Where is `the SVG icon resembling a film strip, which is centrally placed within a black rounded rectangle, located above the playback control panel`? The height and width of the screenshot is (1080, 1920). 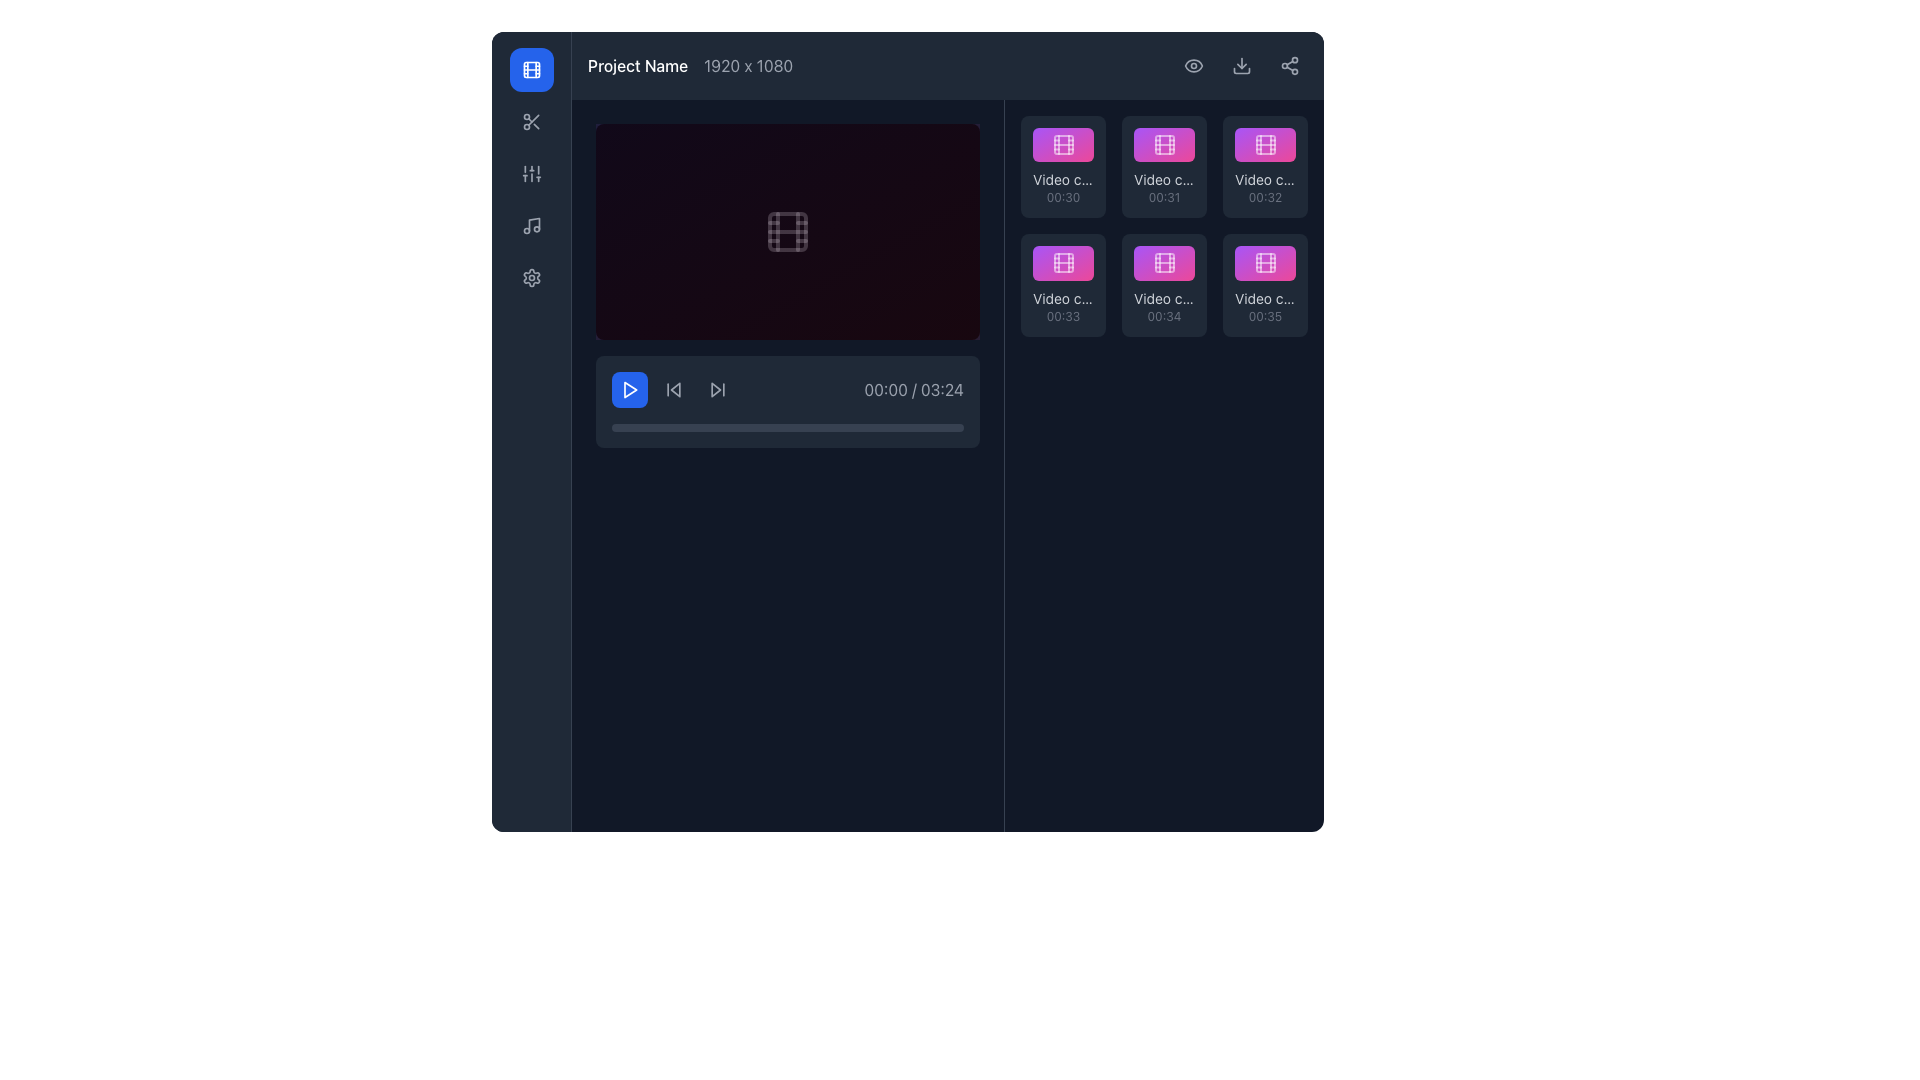
the SVG icon resembling a film strip, which is centrally placed within a black rounded rectangle, located above the playback control panel is located at coordinates (786, 230).